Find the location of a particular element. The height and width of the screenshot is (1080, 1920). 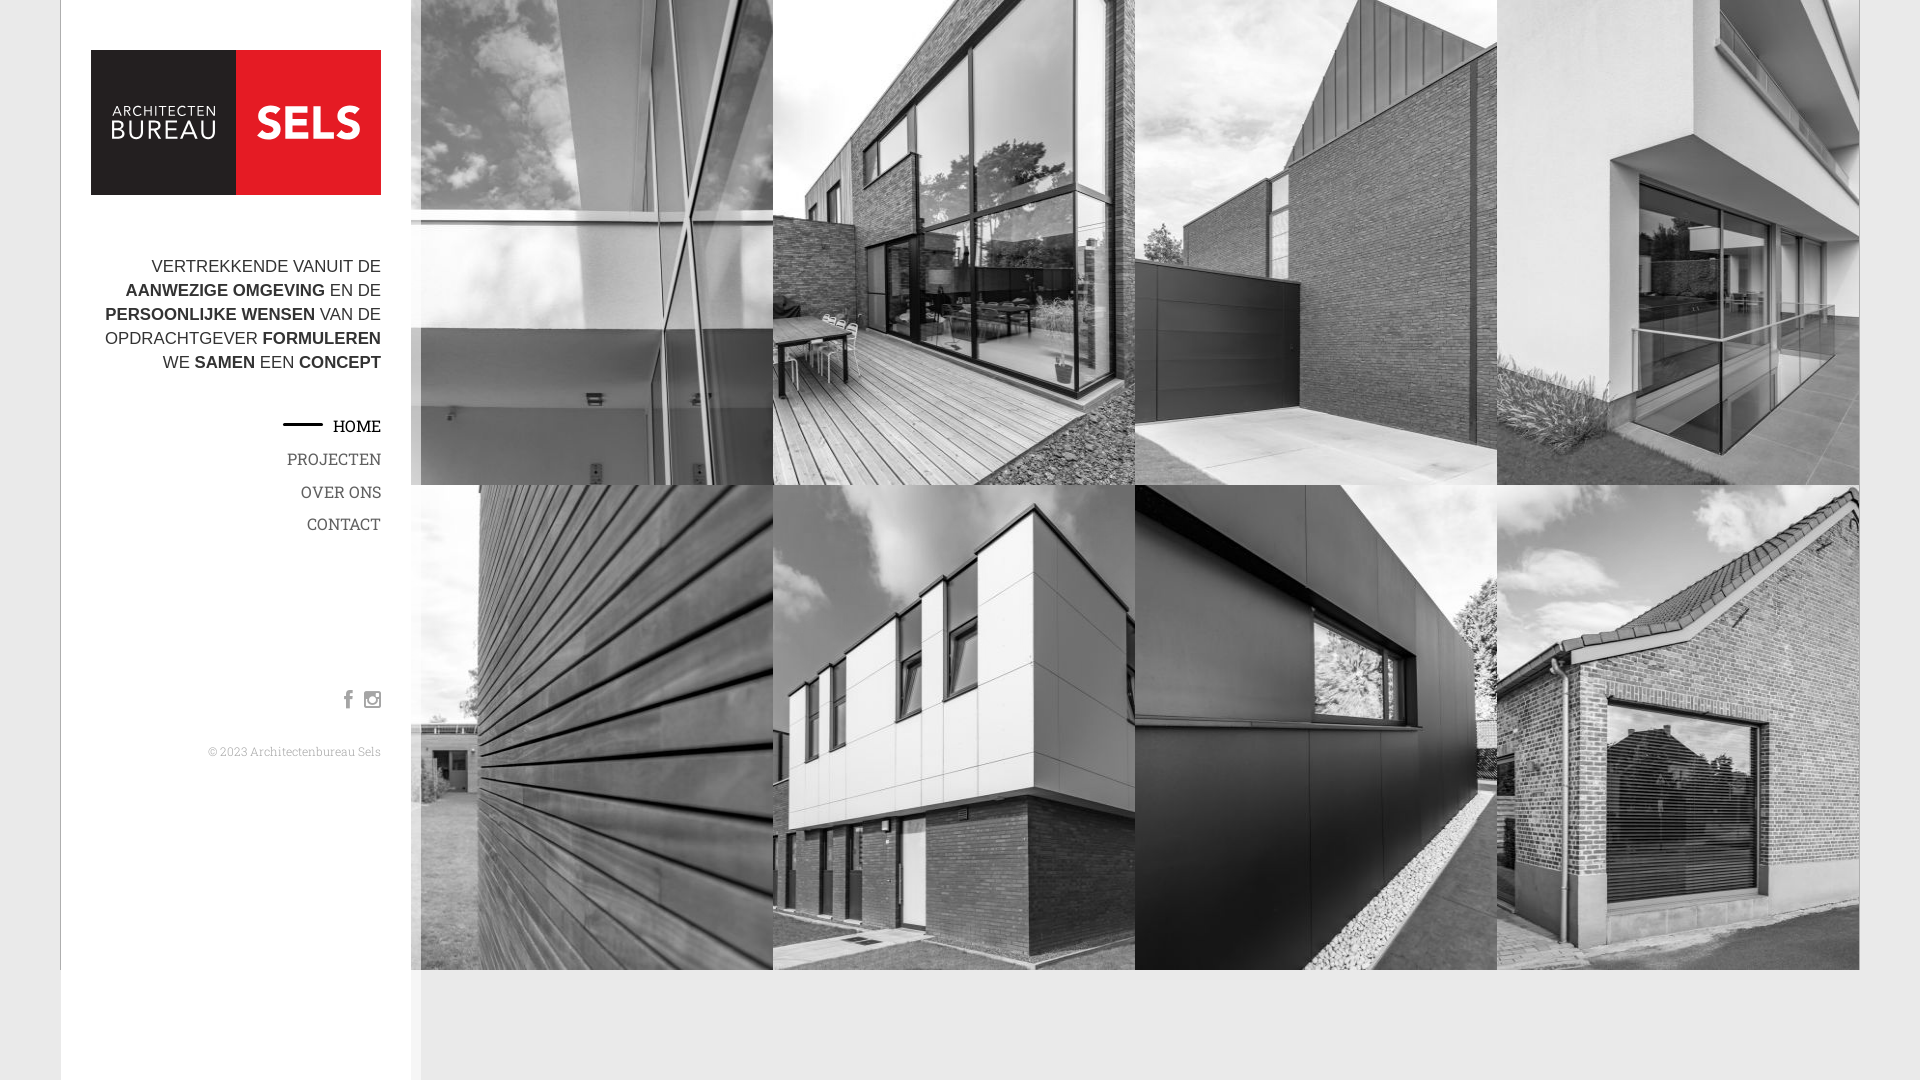

'OVER ONS' is located at coordinates (300, 492).